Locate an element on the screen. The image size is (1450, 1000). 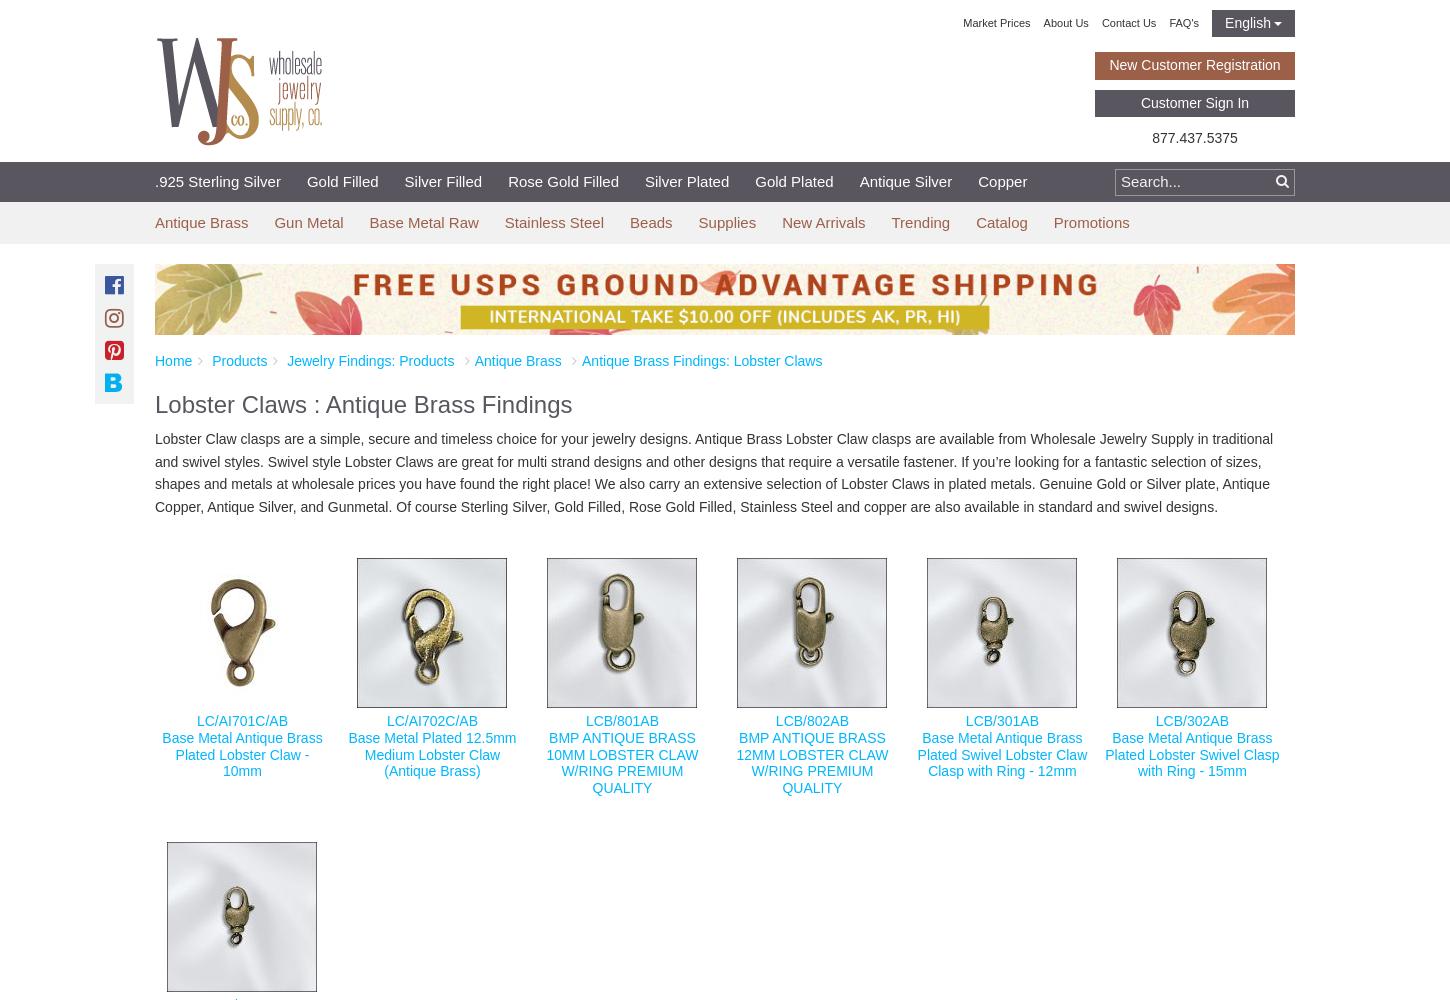
'Base Metal Antique Brass Plated Swivel Lobster Claw Clasp with Ring - 12mm' is located at coordinates (1001, 754).